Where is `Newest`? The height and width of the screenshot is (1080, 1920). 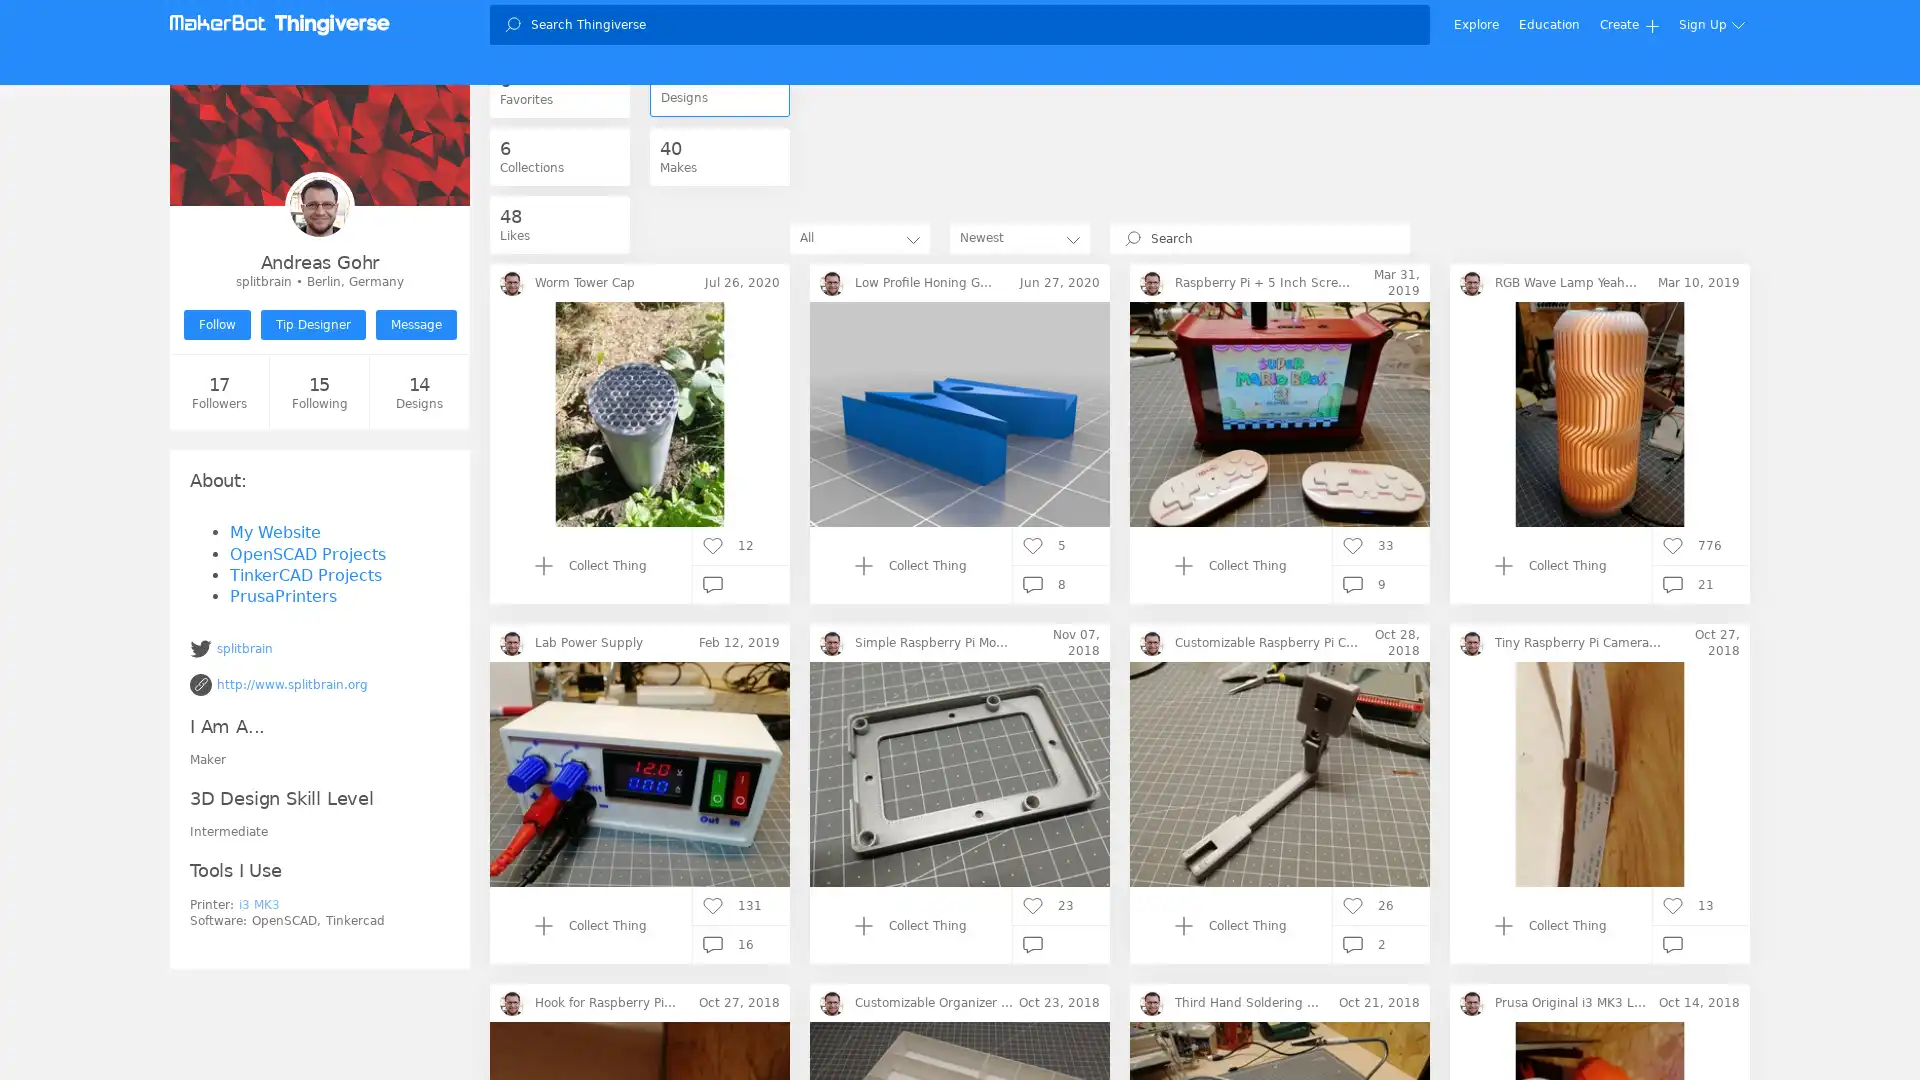
Newest is located at coordinates (1019, 238).